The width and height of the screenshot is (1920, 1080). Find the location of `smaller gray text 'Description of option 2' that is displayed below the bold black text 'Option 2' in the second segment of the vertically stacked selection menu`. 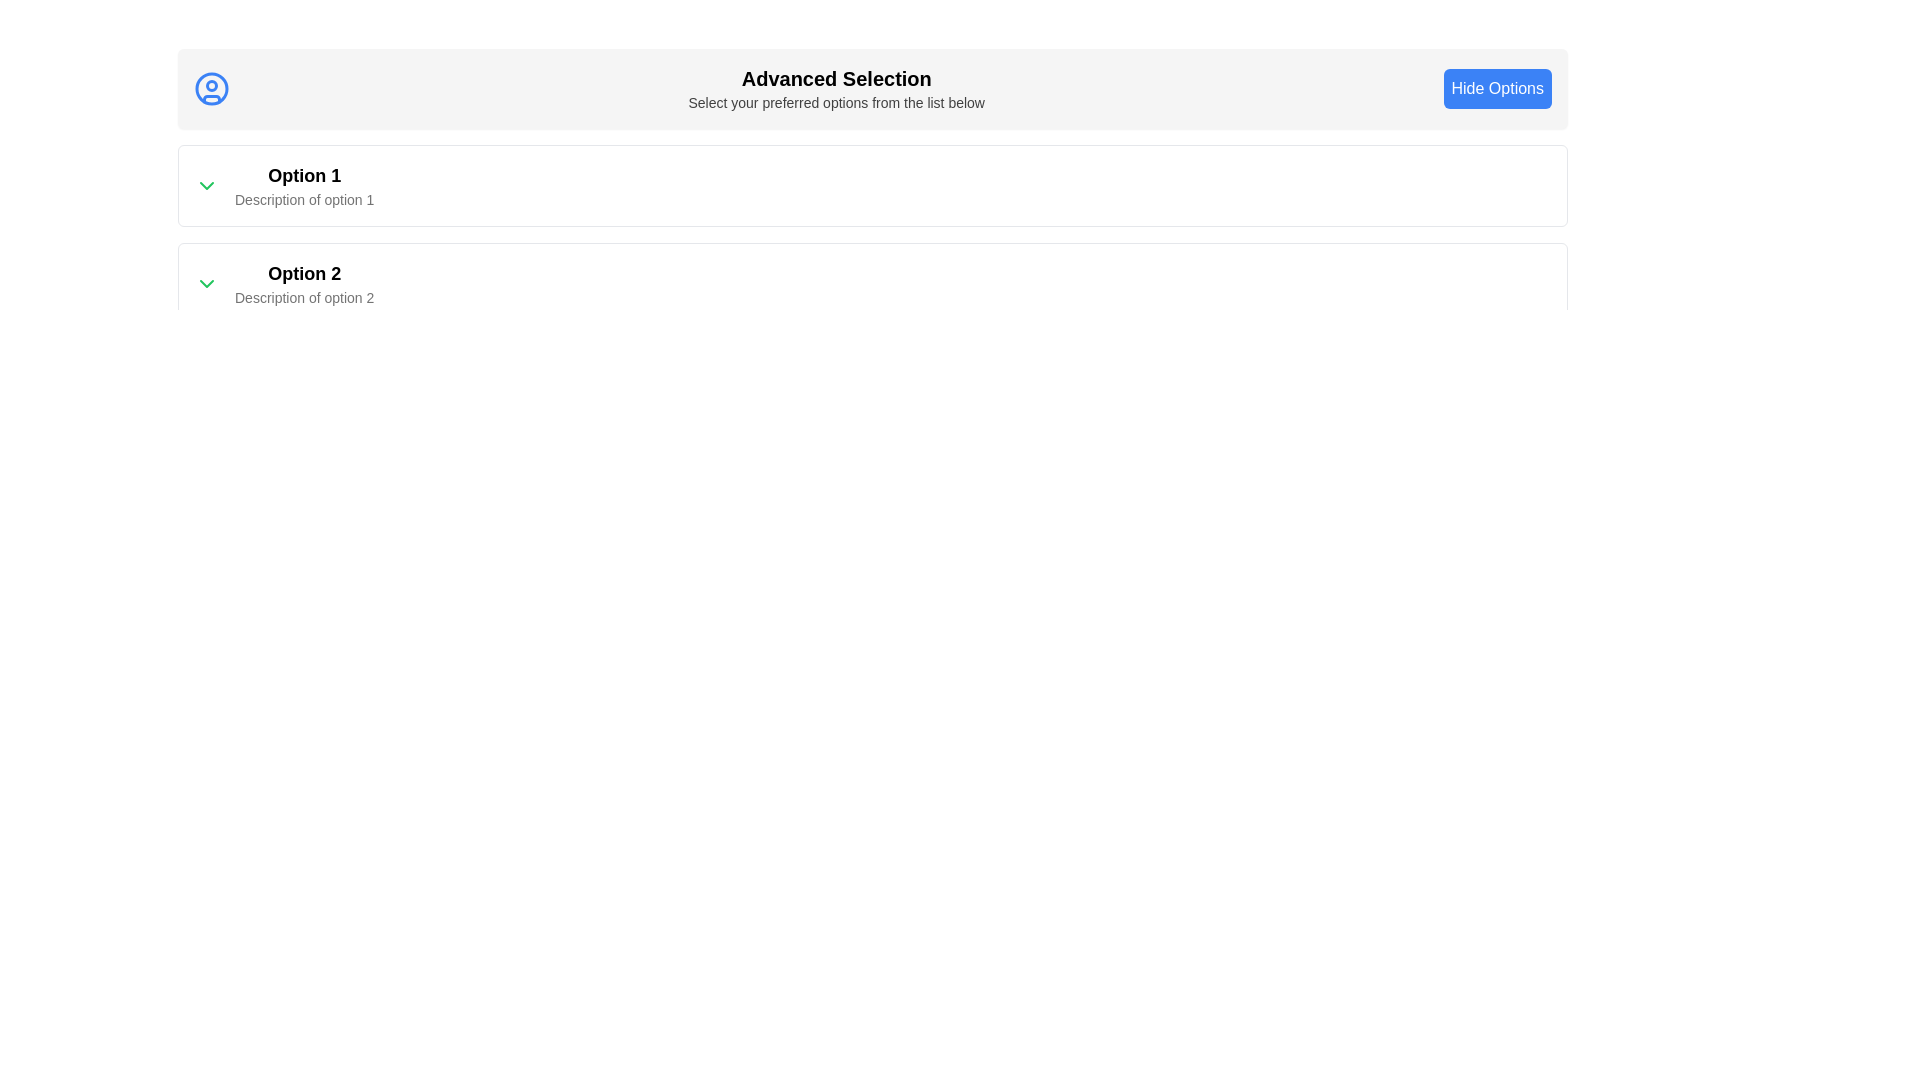

smaller gray text 'Description of option 2' that is displayed below the bold black text 'Option 2' in the second segment of the vertically stacked selection menu is located at coordinates (303, 284).